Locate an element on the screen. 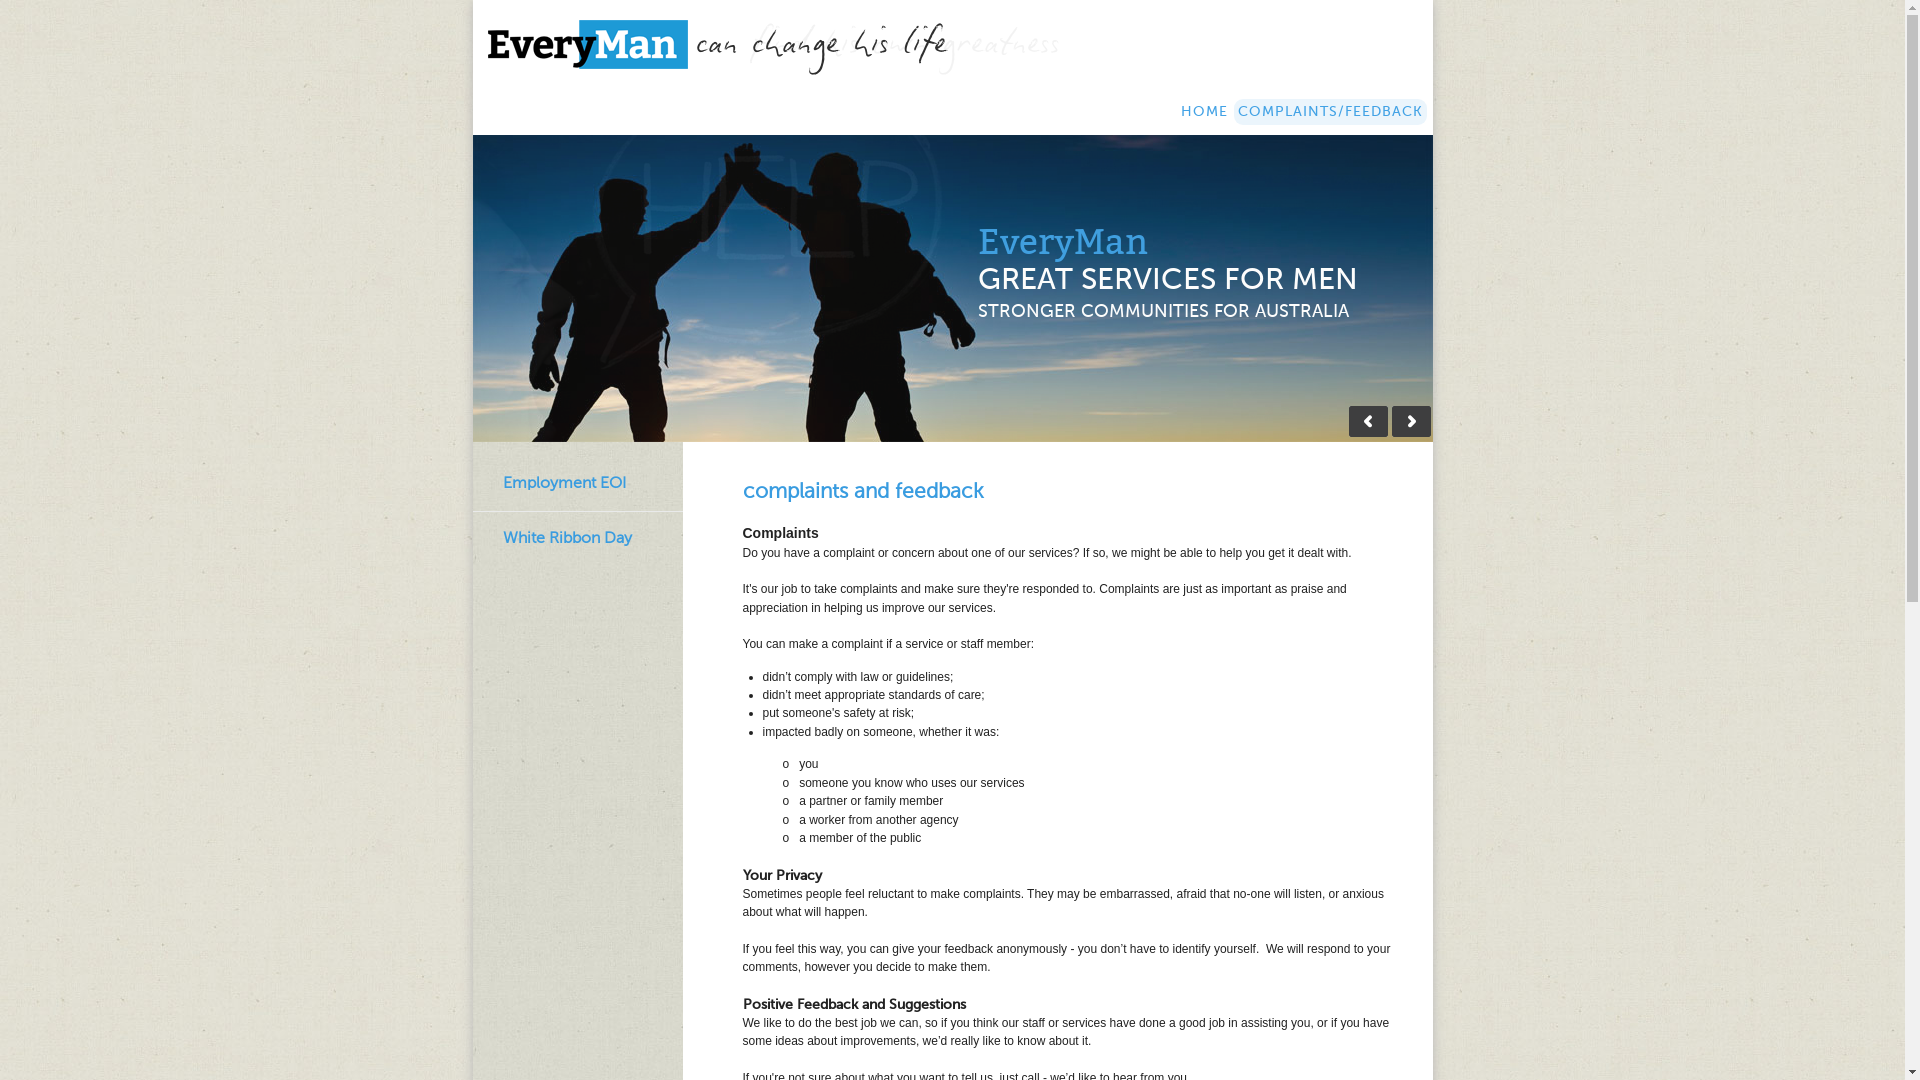 The width and height of the screenshot is (1920, 1080). 'White Ribbon Day' is located at coordinates (565, 537).